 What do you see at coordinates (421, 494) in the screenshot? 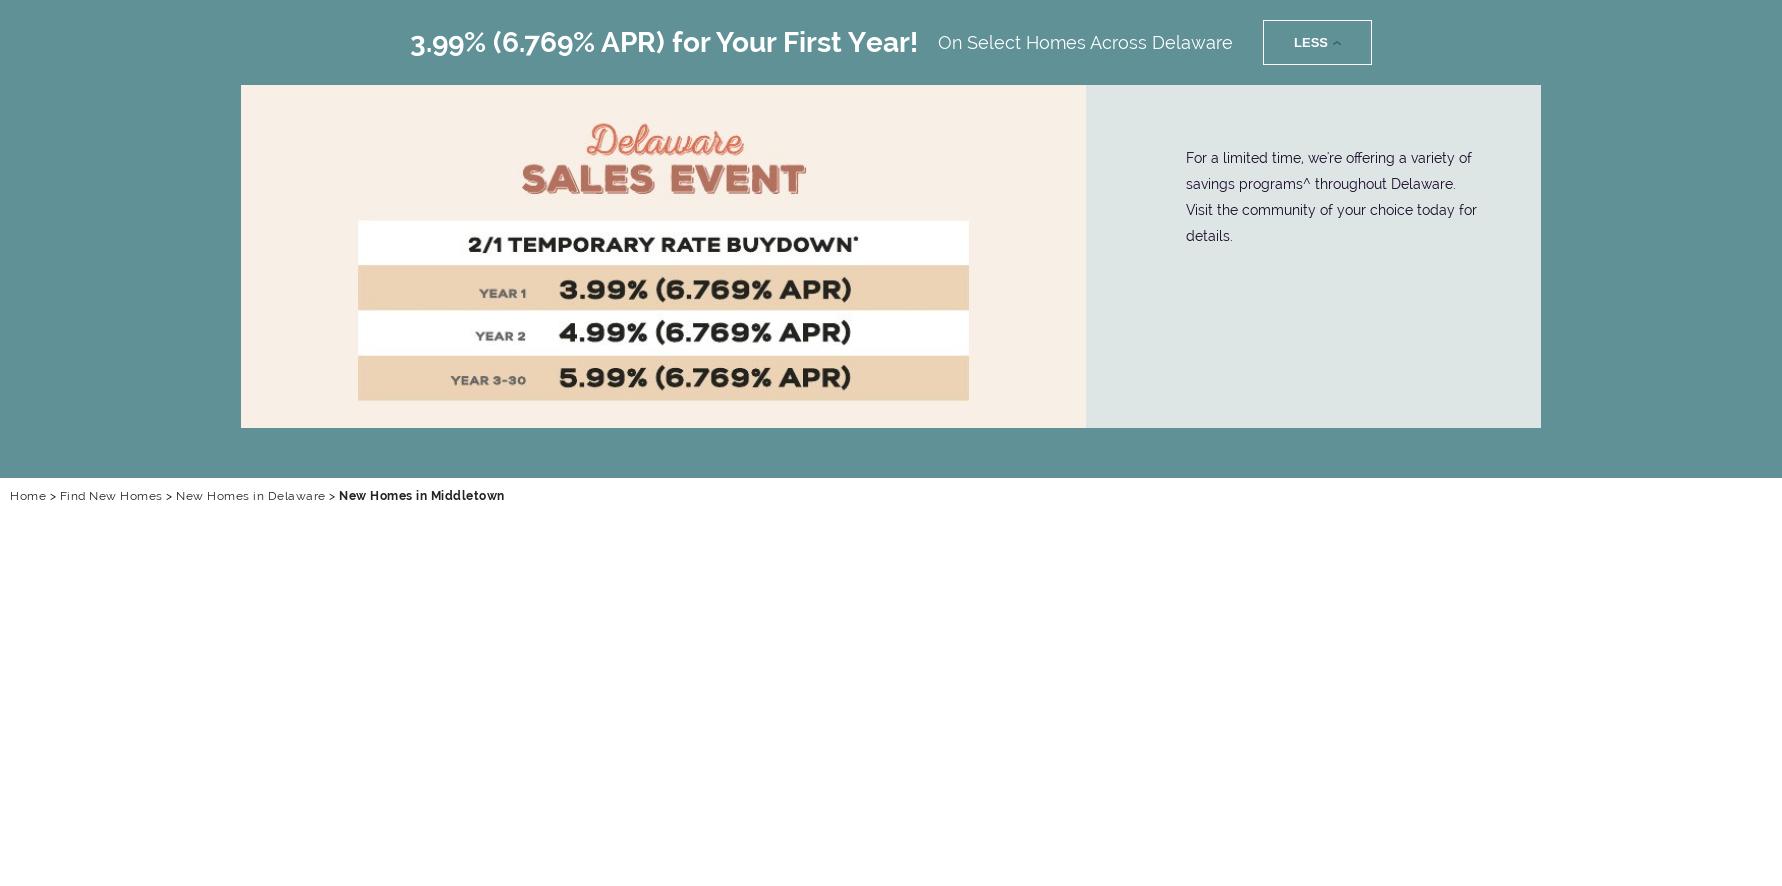
I see `'New Homes in Middletown'` at bounding box center [421, 494].